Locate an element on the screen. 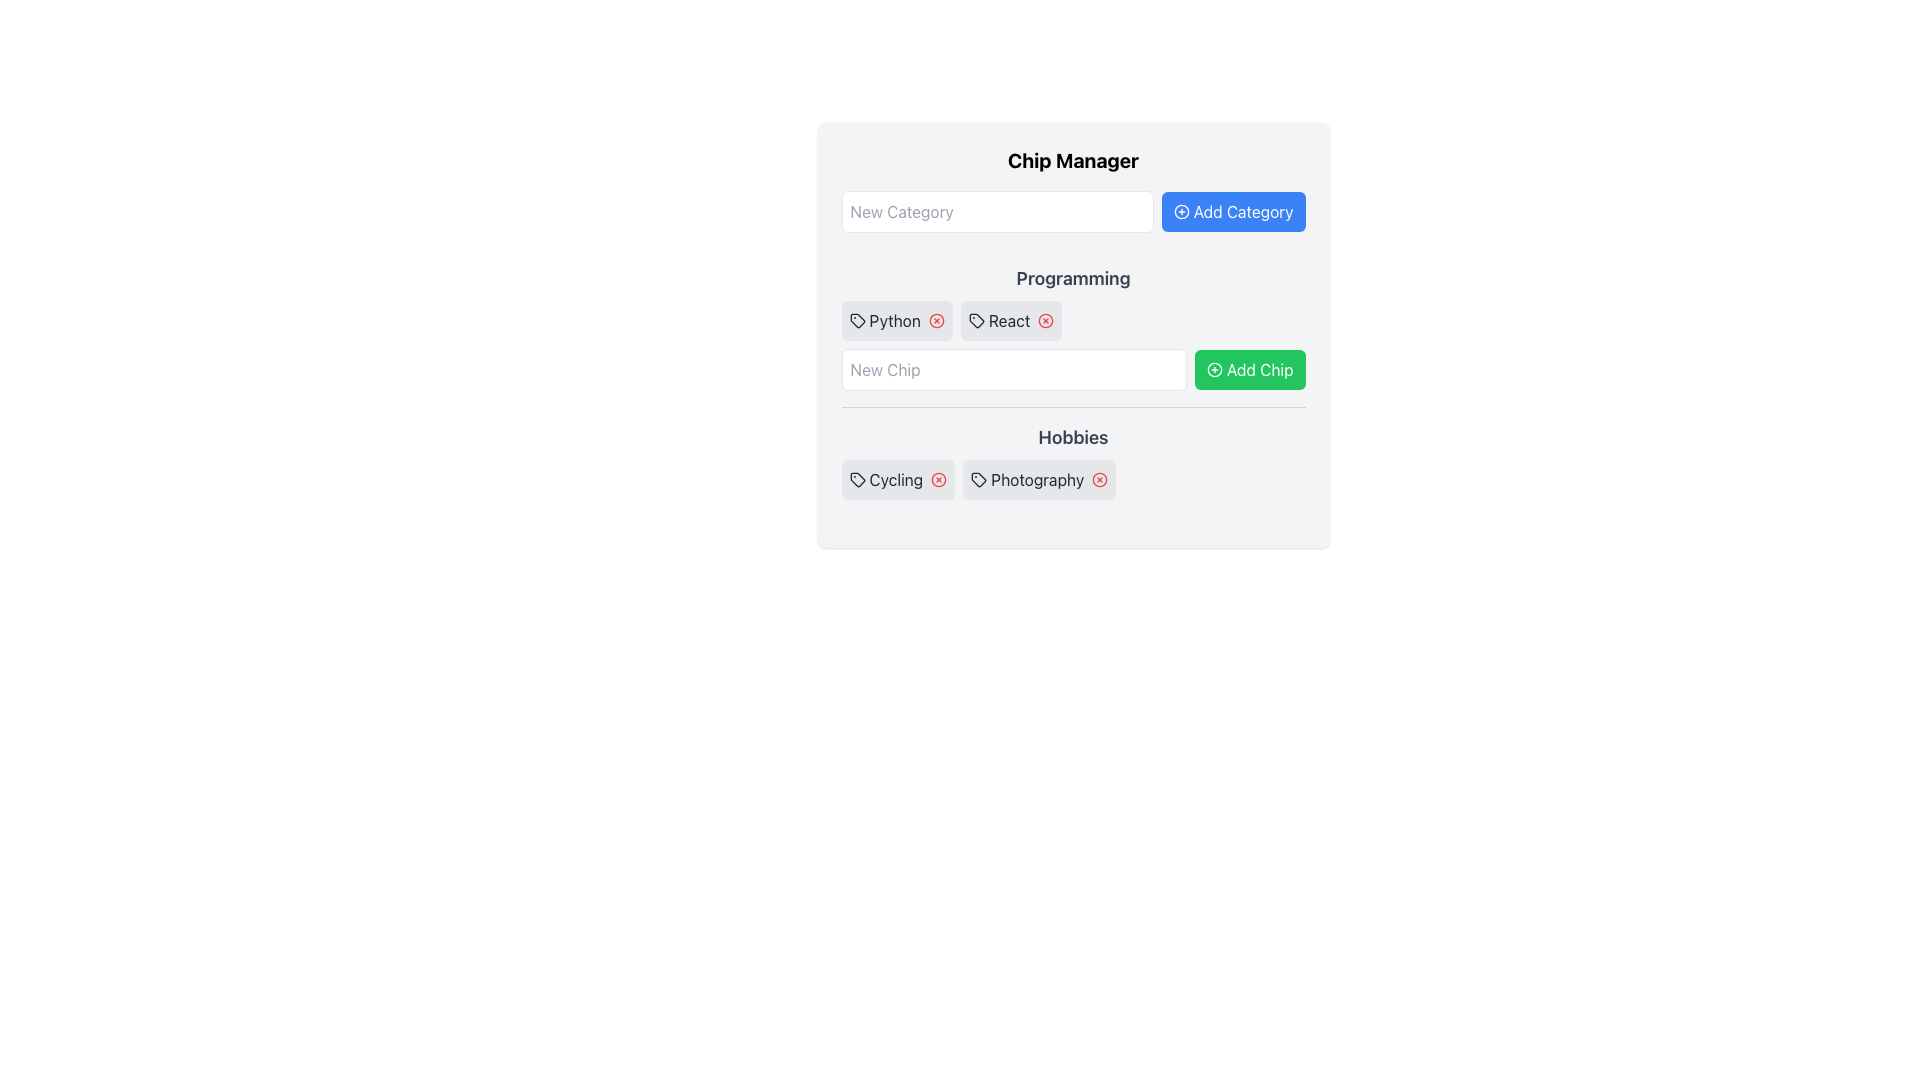 The width and height of the screenshot is (1920, 1080). the header label that indicates the context or grouping of the chips below it, located directly below the 'Add Category' button and above the chips labeled 'Python' and 'React' in the 'Chip Manager' card is located at coordinates (1072, 278).